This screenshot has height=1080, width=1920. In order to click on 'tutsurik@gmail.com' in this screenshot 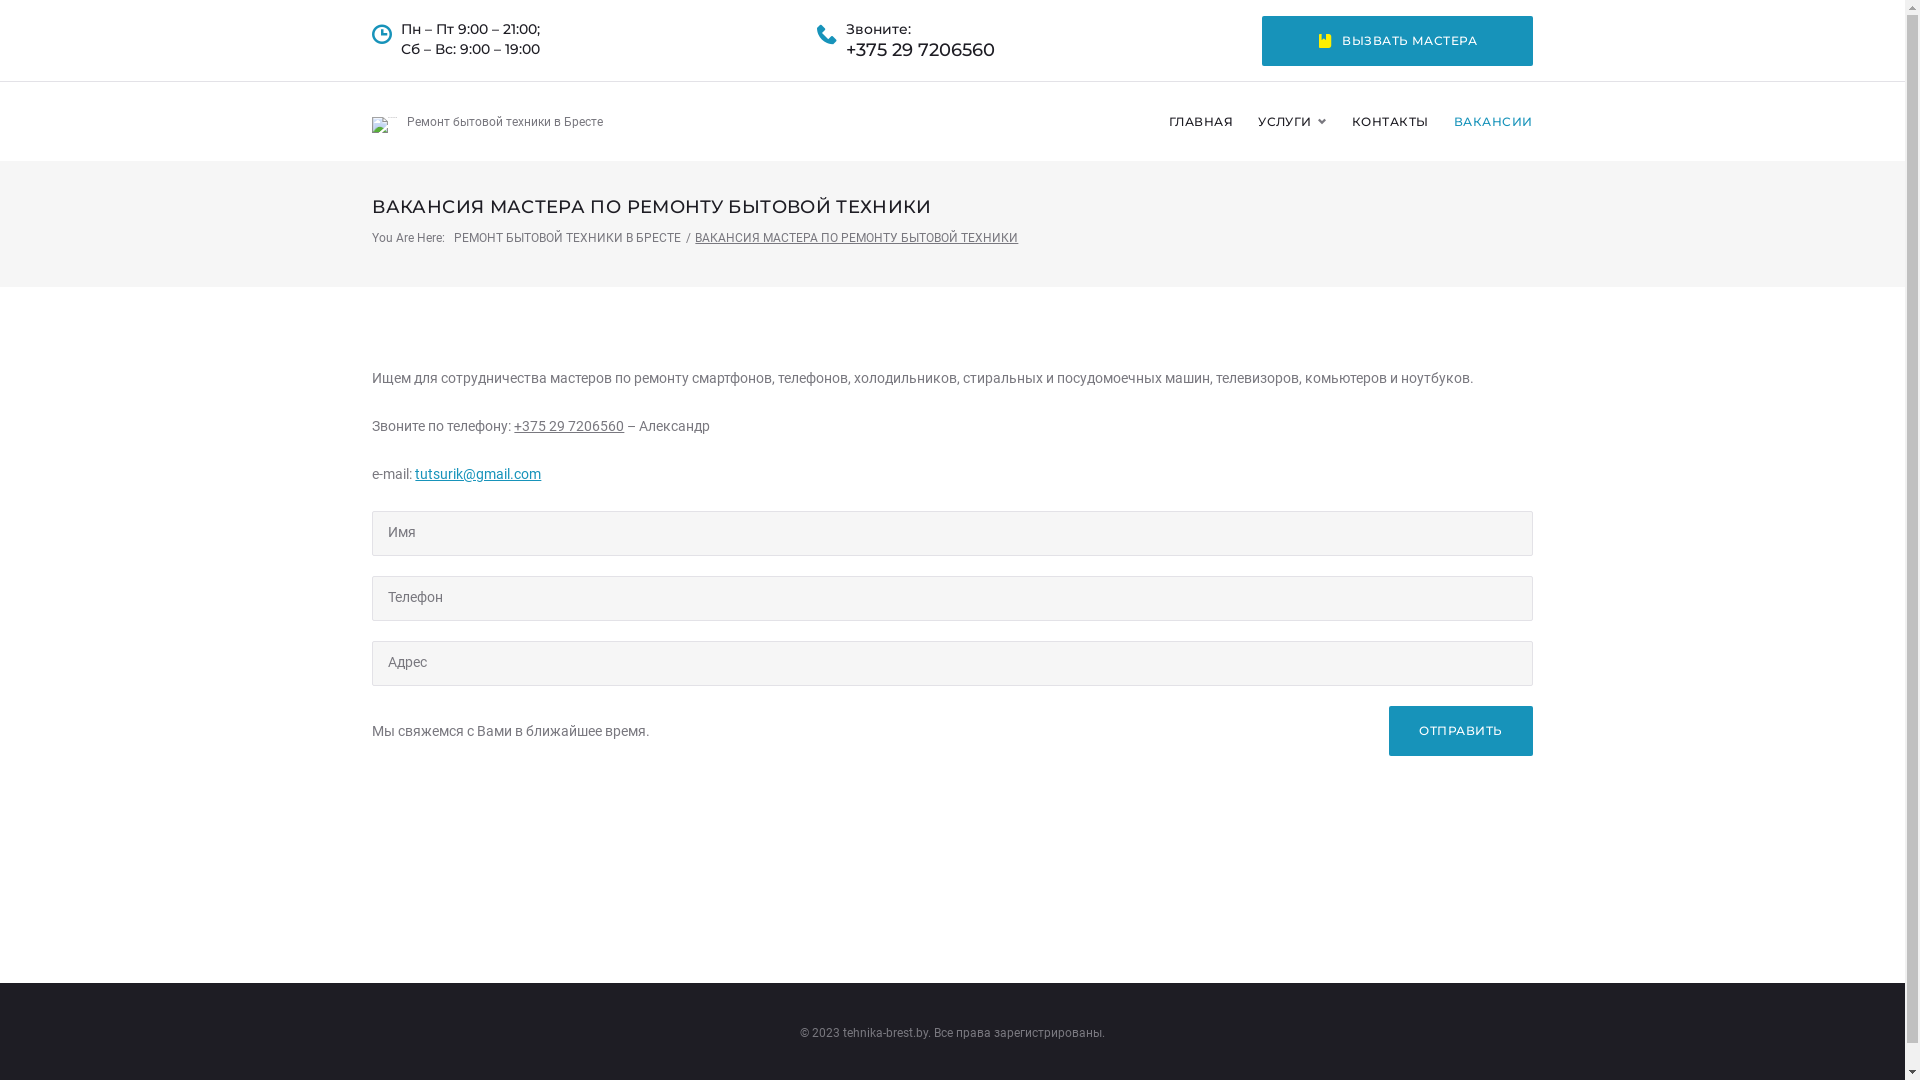, I will do `click(413, 474)`.